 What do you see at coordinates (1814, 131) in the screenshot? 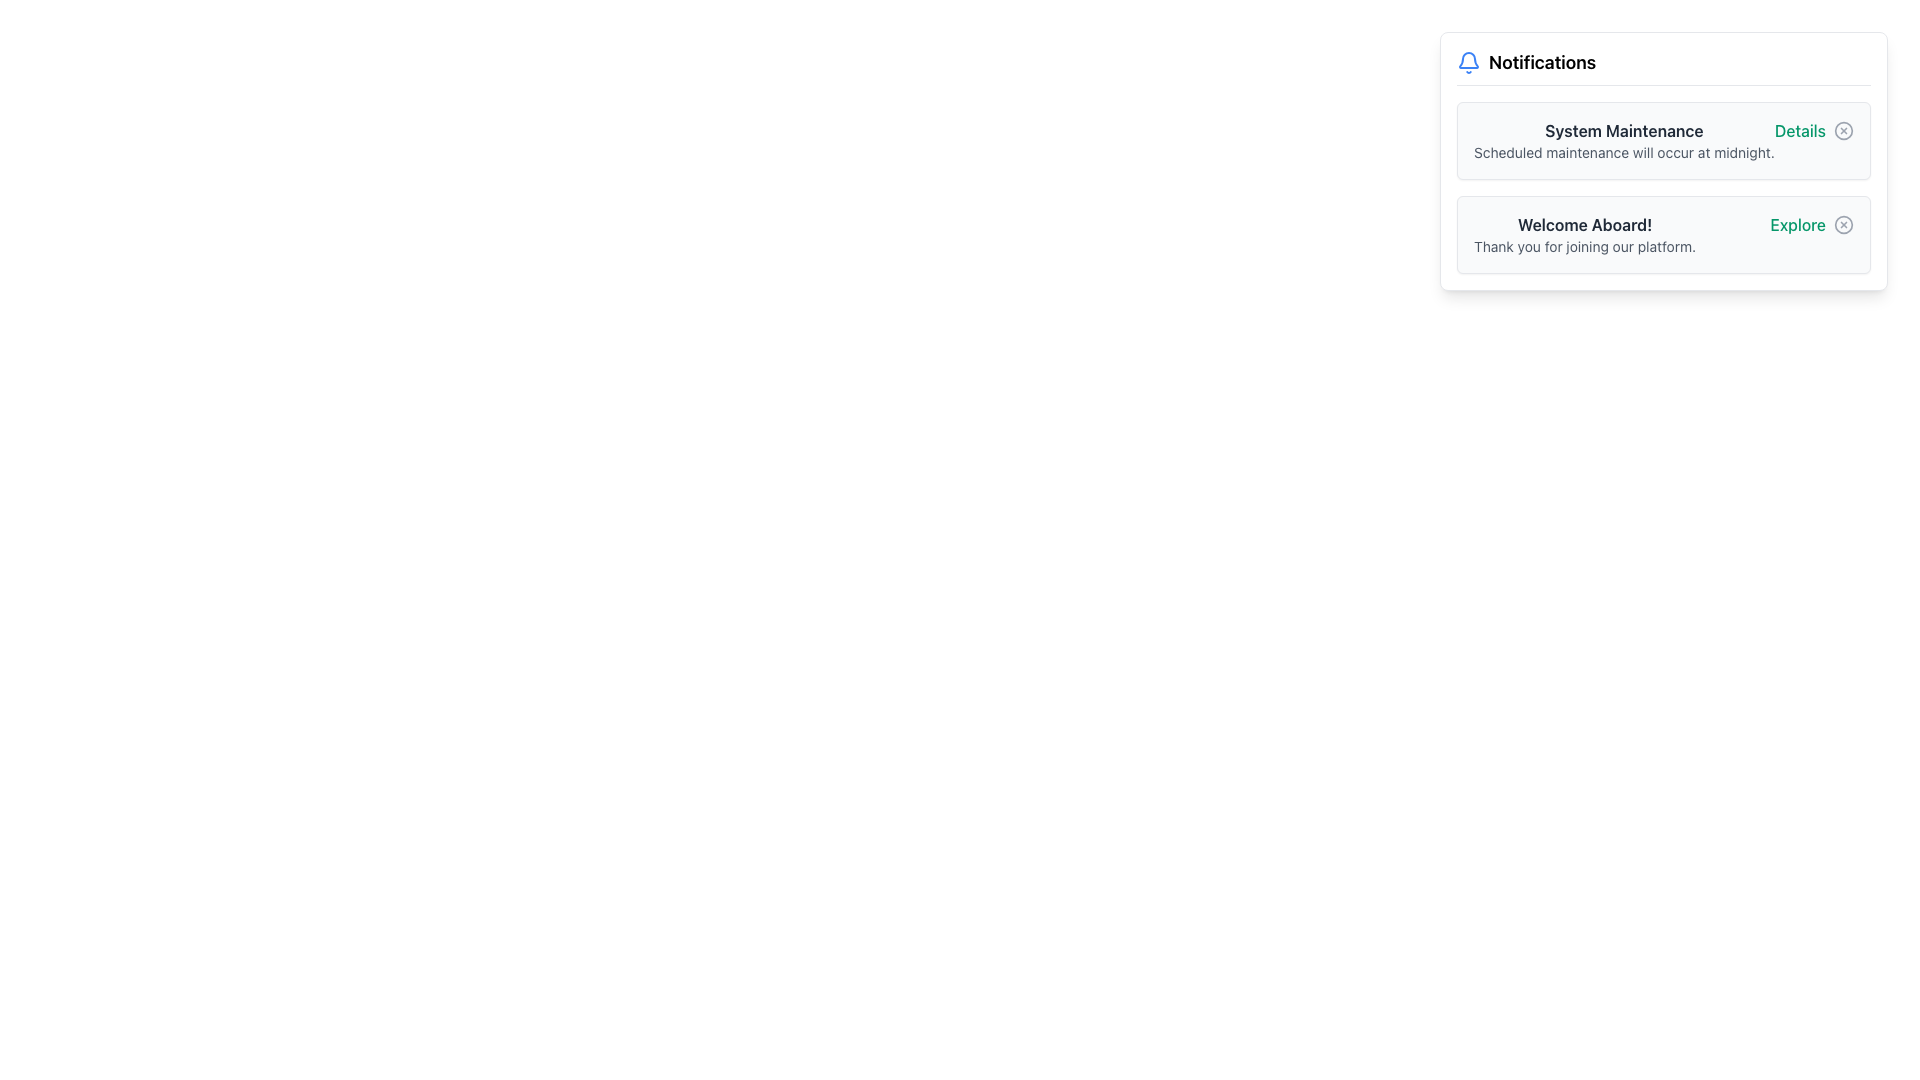
I see `the hyperlink labeled 'Details' styled in green, located next to a circular close icon` at bounding box center [1814, 131].